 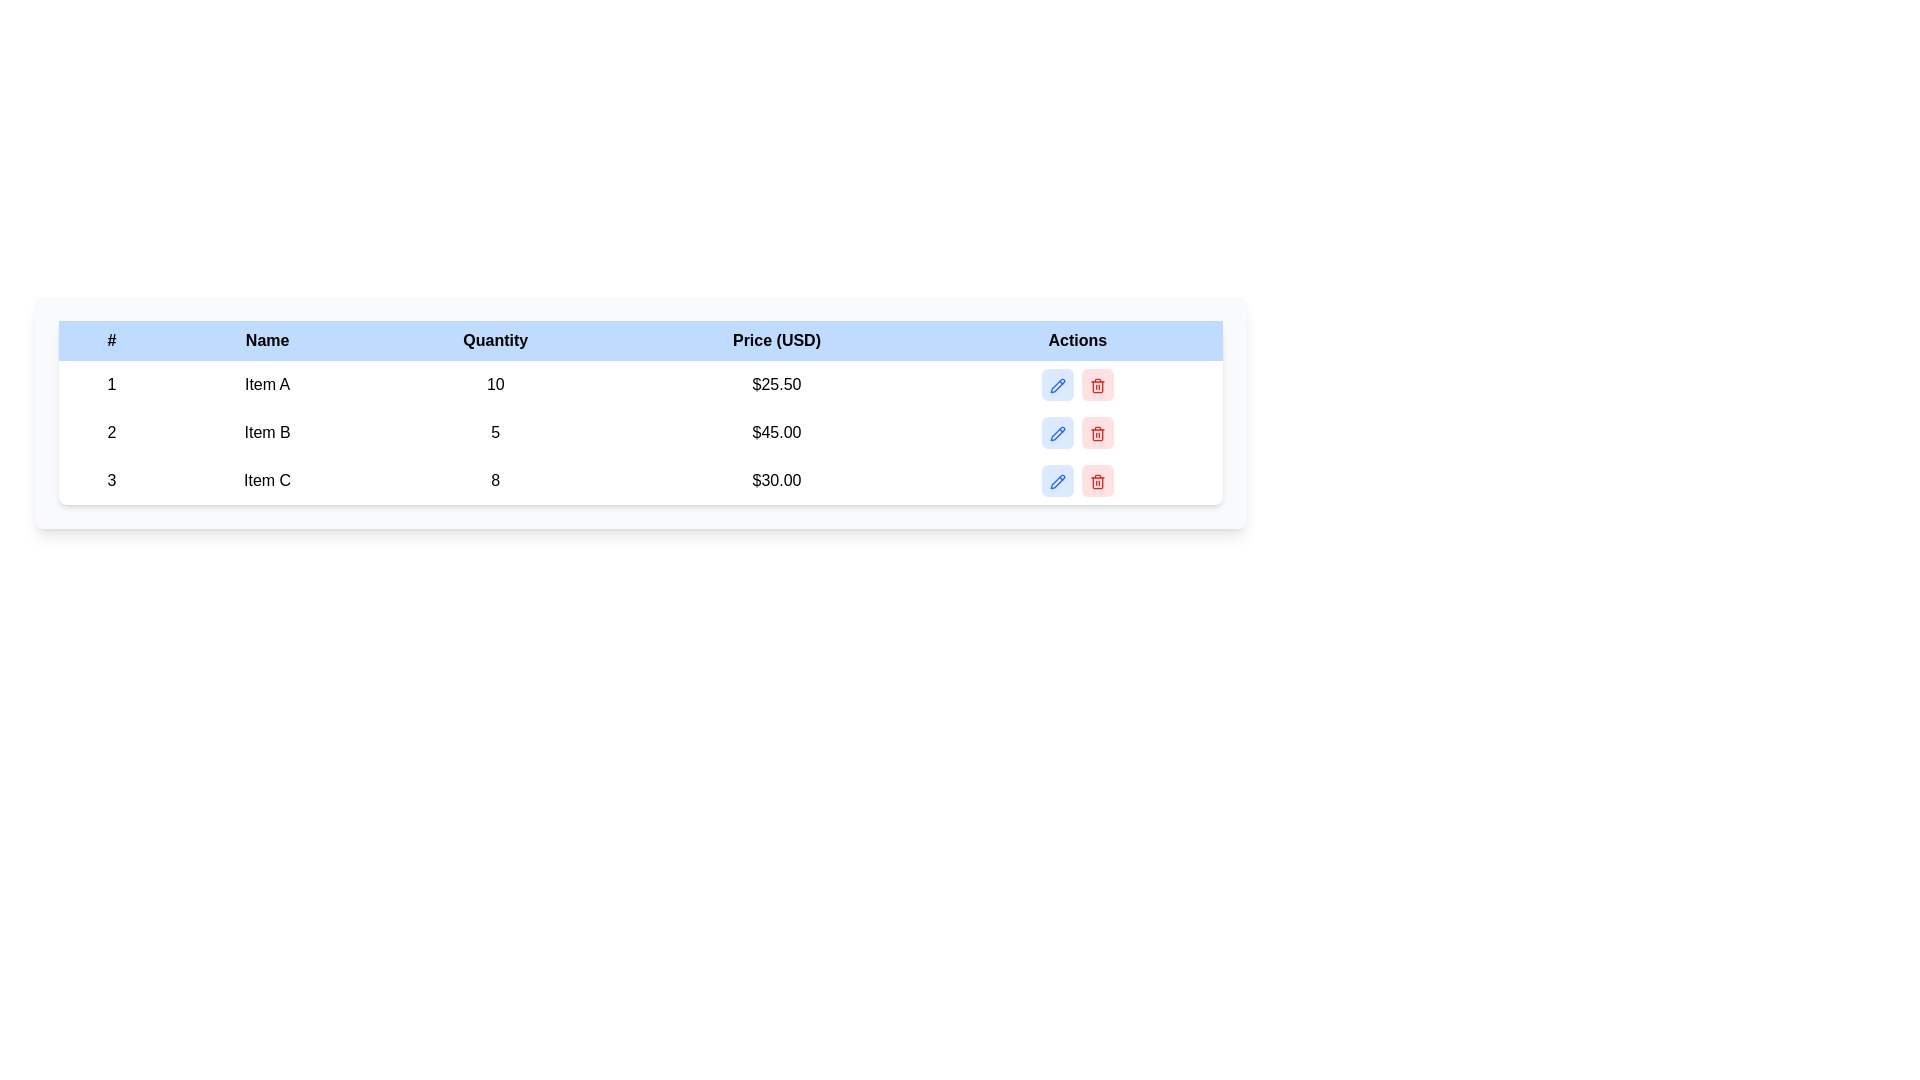 I want to click on the delete button located in the 'Actions' column of the third row in the table to observe style changes, so click(x=1096, y=481).